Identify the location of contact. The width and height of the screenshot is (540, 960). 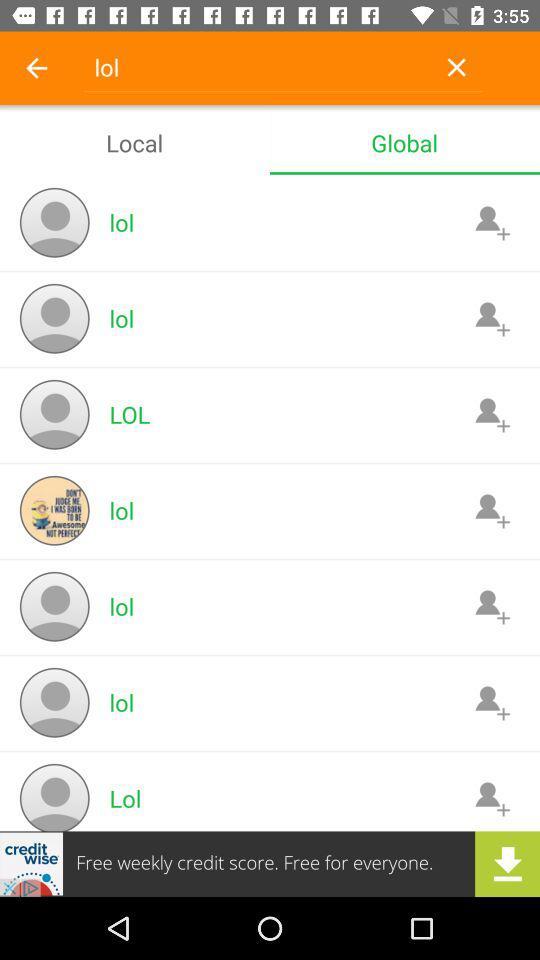
(491, 413).